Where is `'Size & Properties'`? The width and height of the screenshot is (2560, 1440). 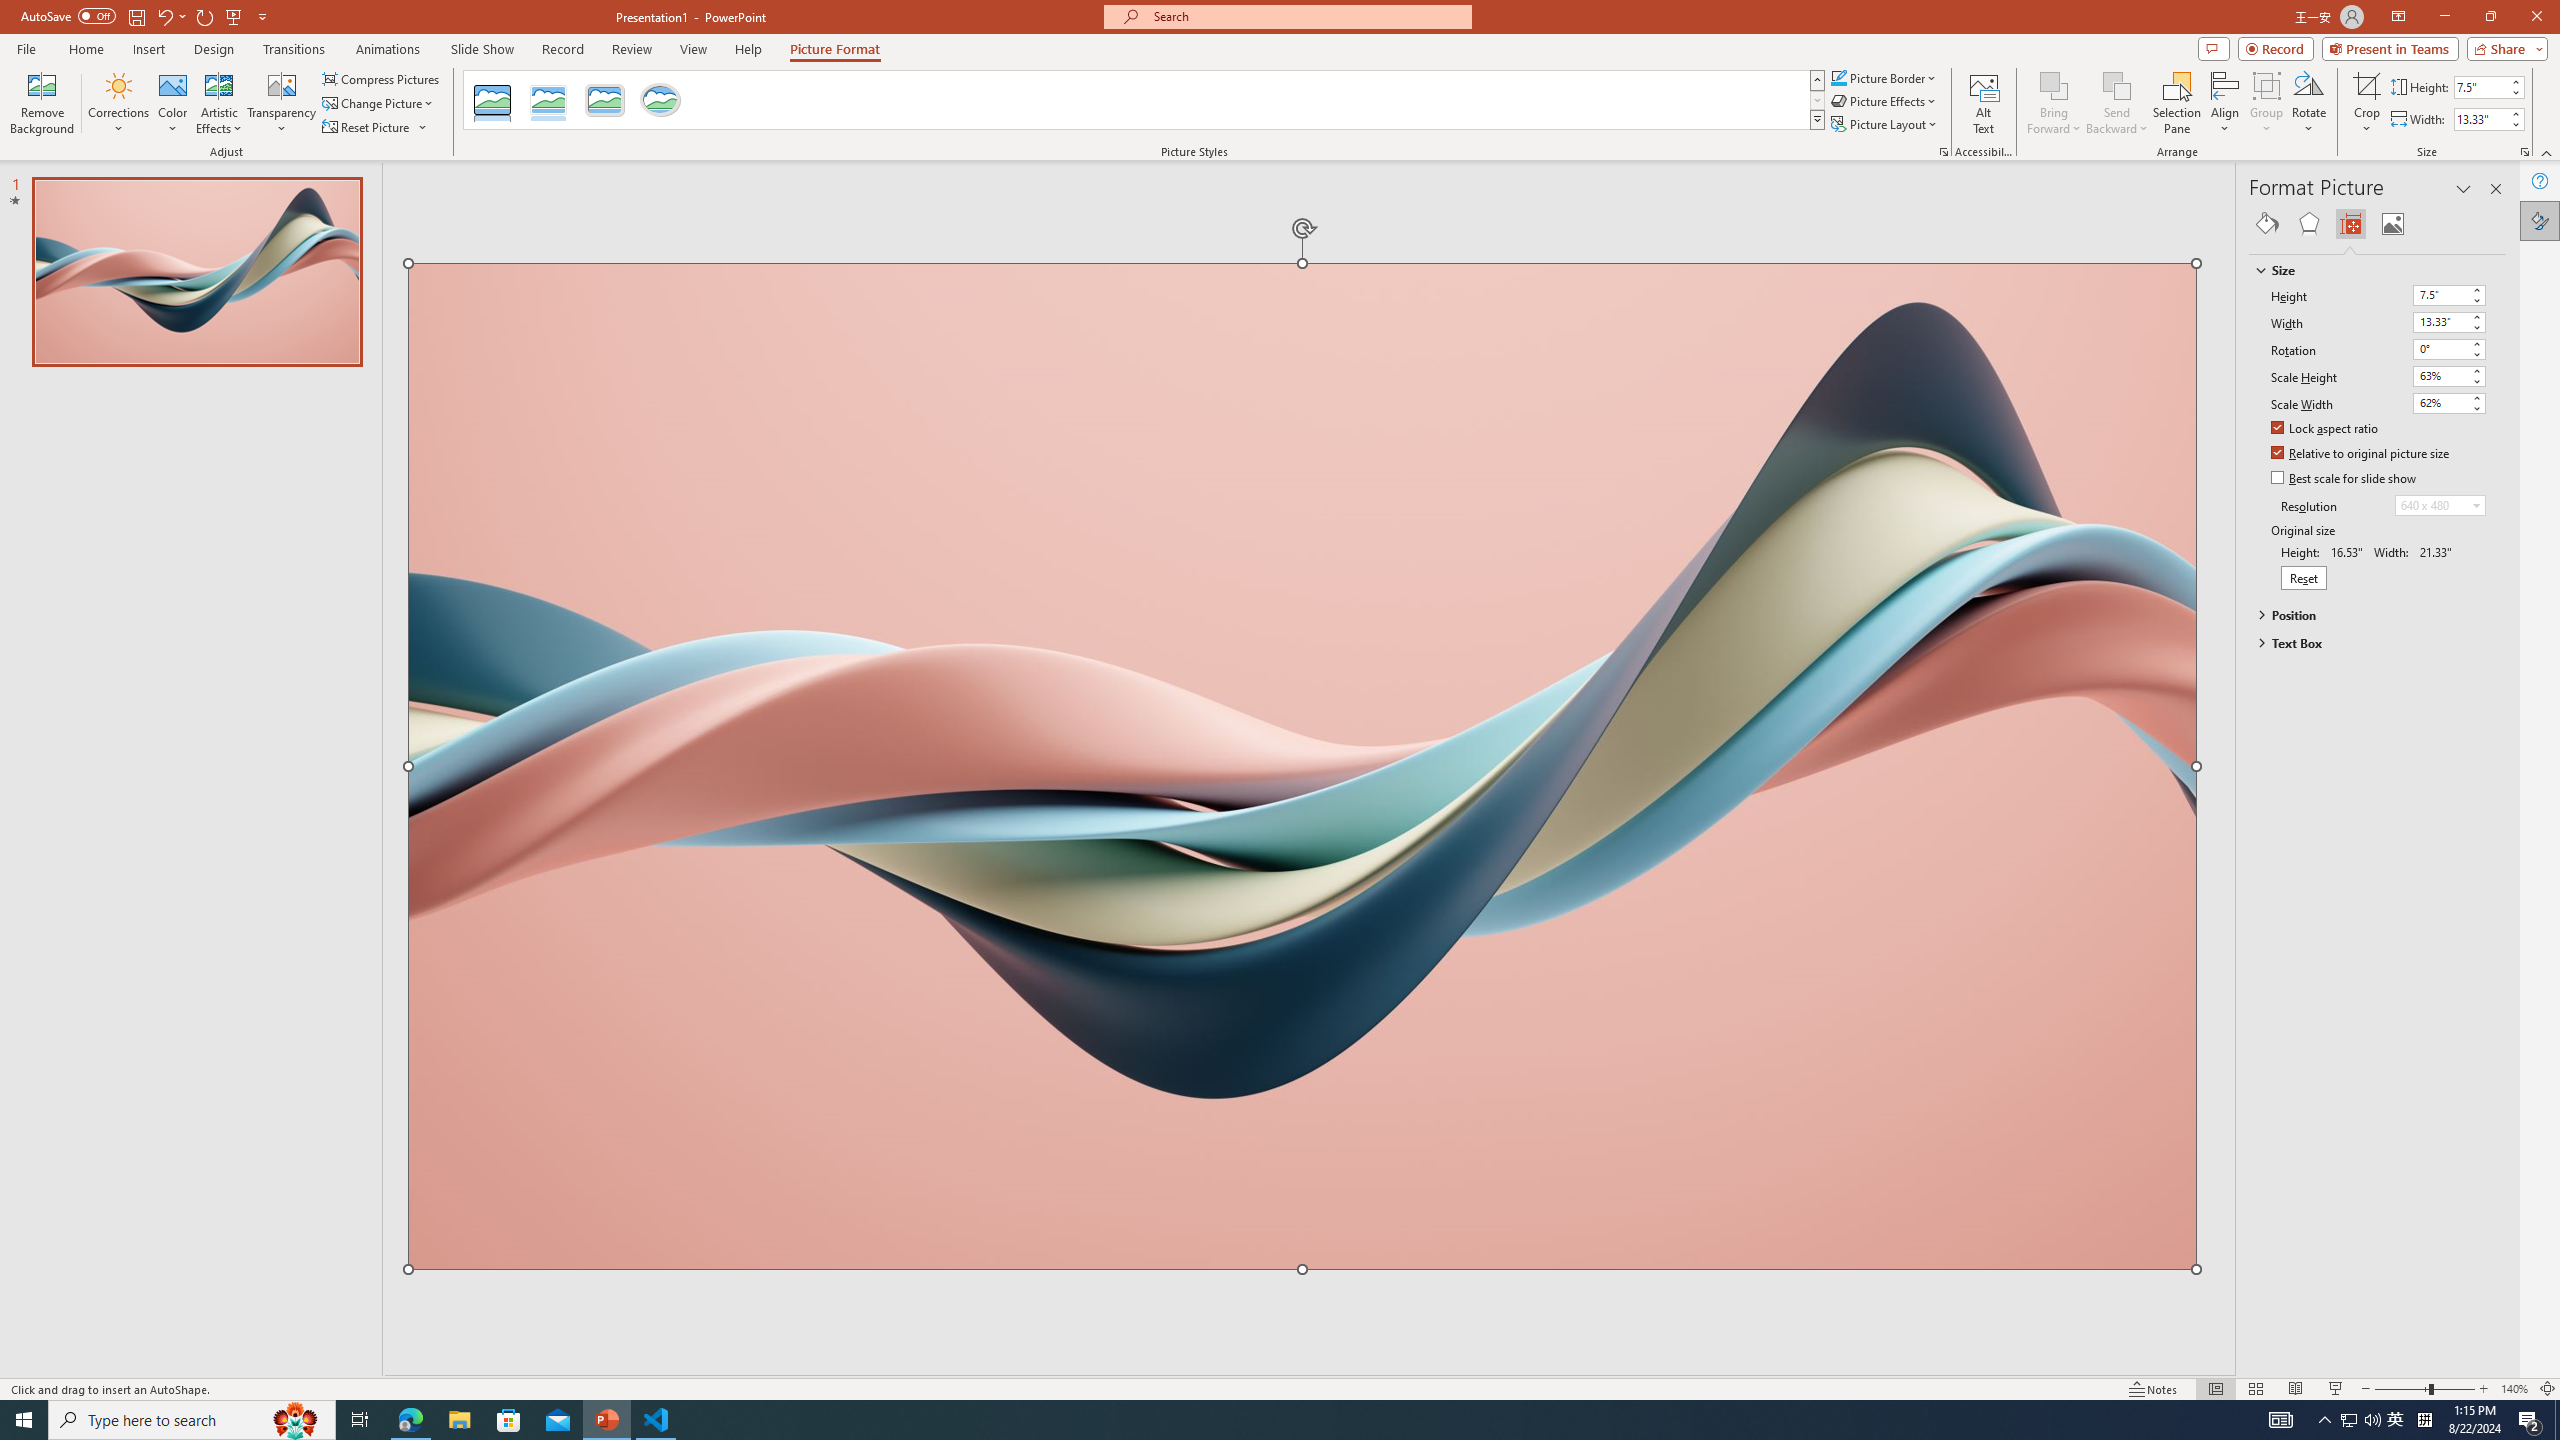 'Size & Properties' is located at coordinates (2351, 222).